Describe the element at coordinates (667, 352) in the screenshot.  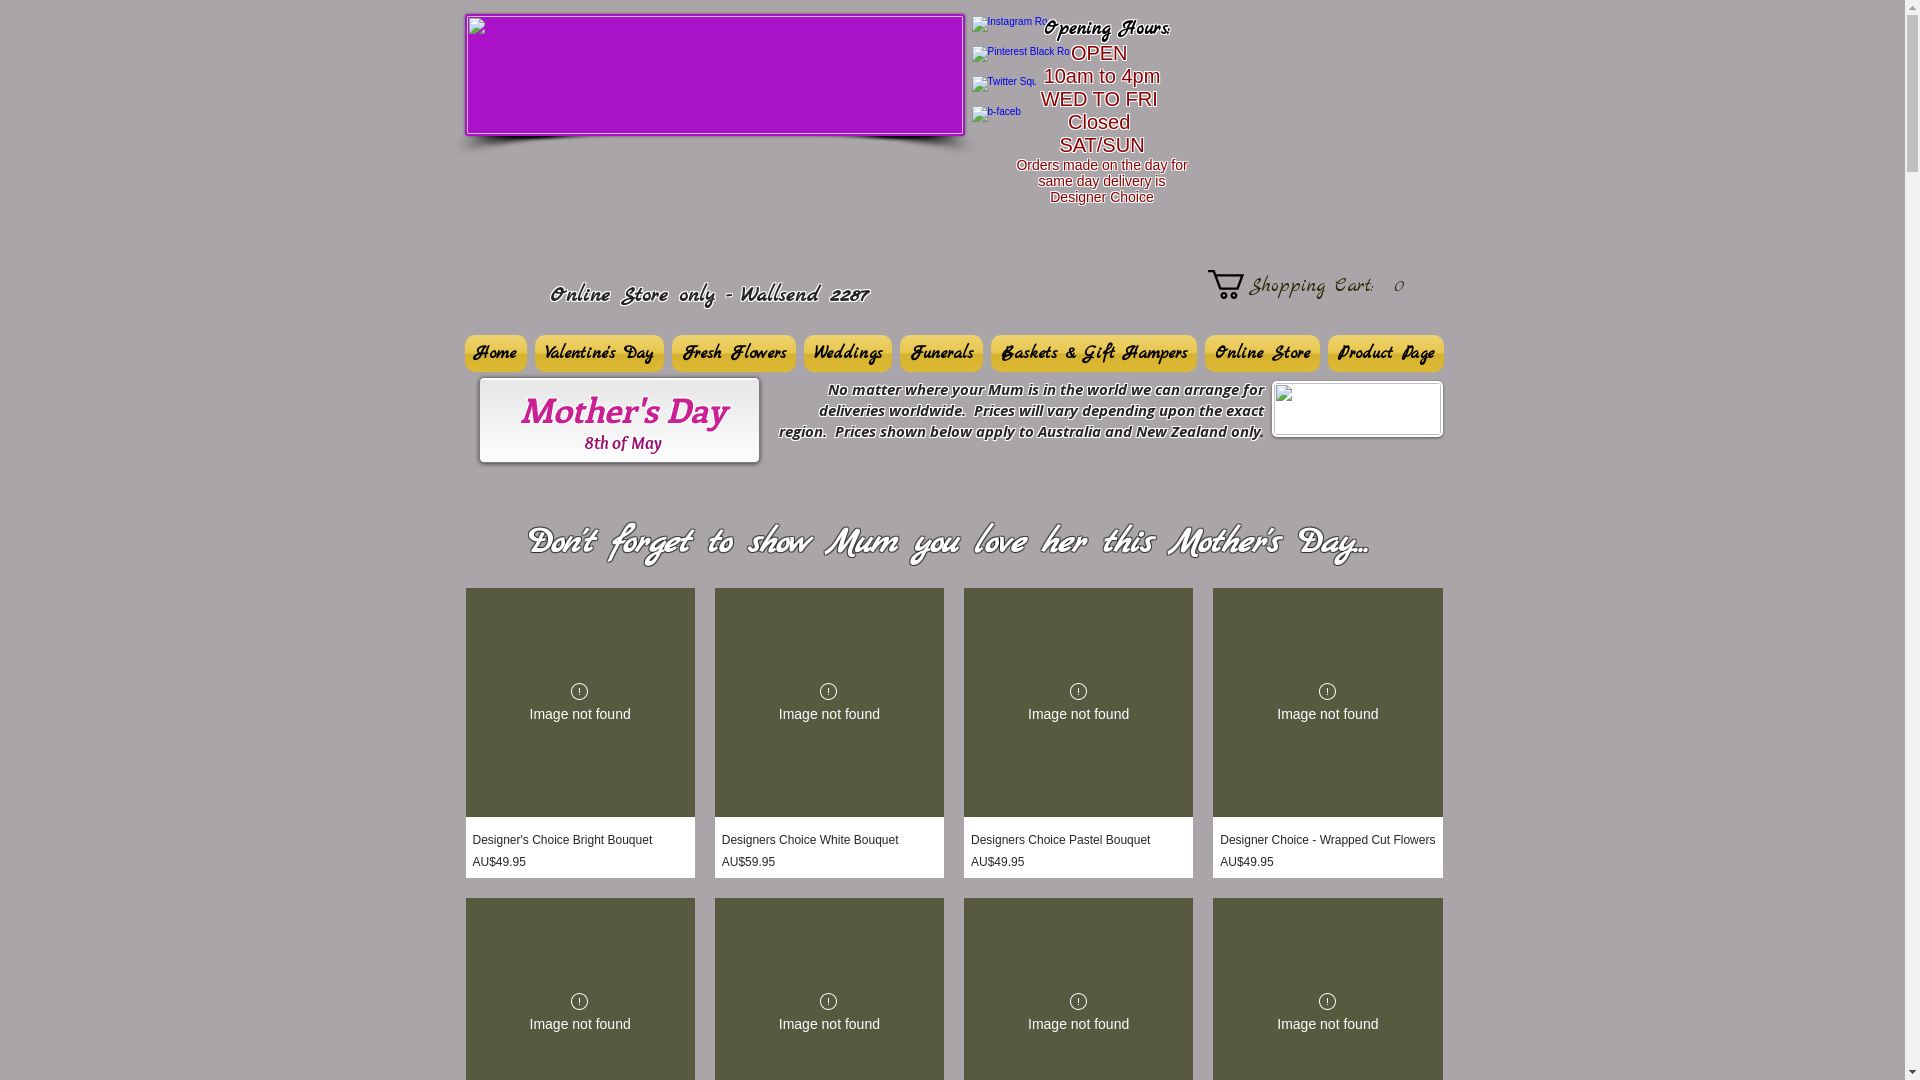
I see `'Fresh Flowers'` at that location.